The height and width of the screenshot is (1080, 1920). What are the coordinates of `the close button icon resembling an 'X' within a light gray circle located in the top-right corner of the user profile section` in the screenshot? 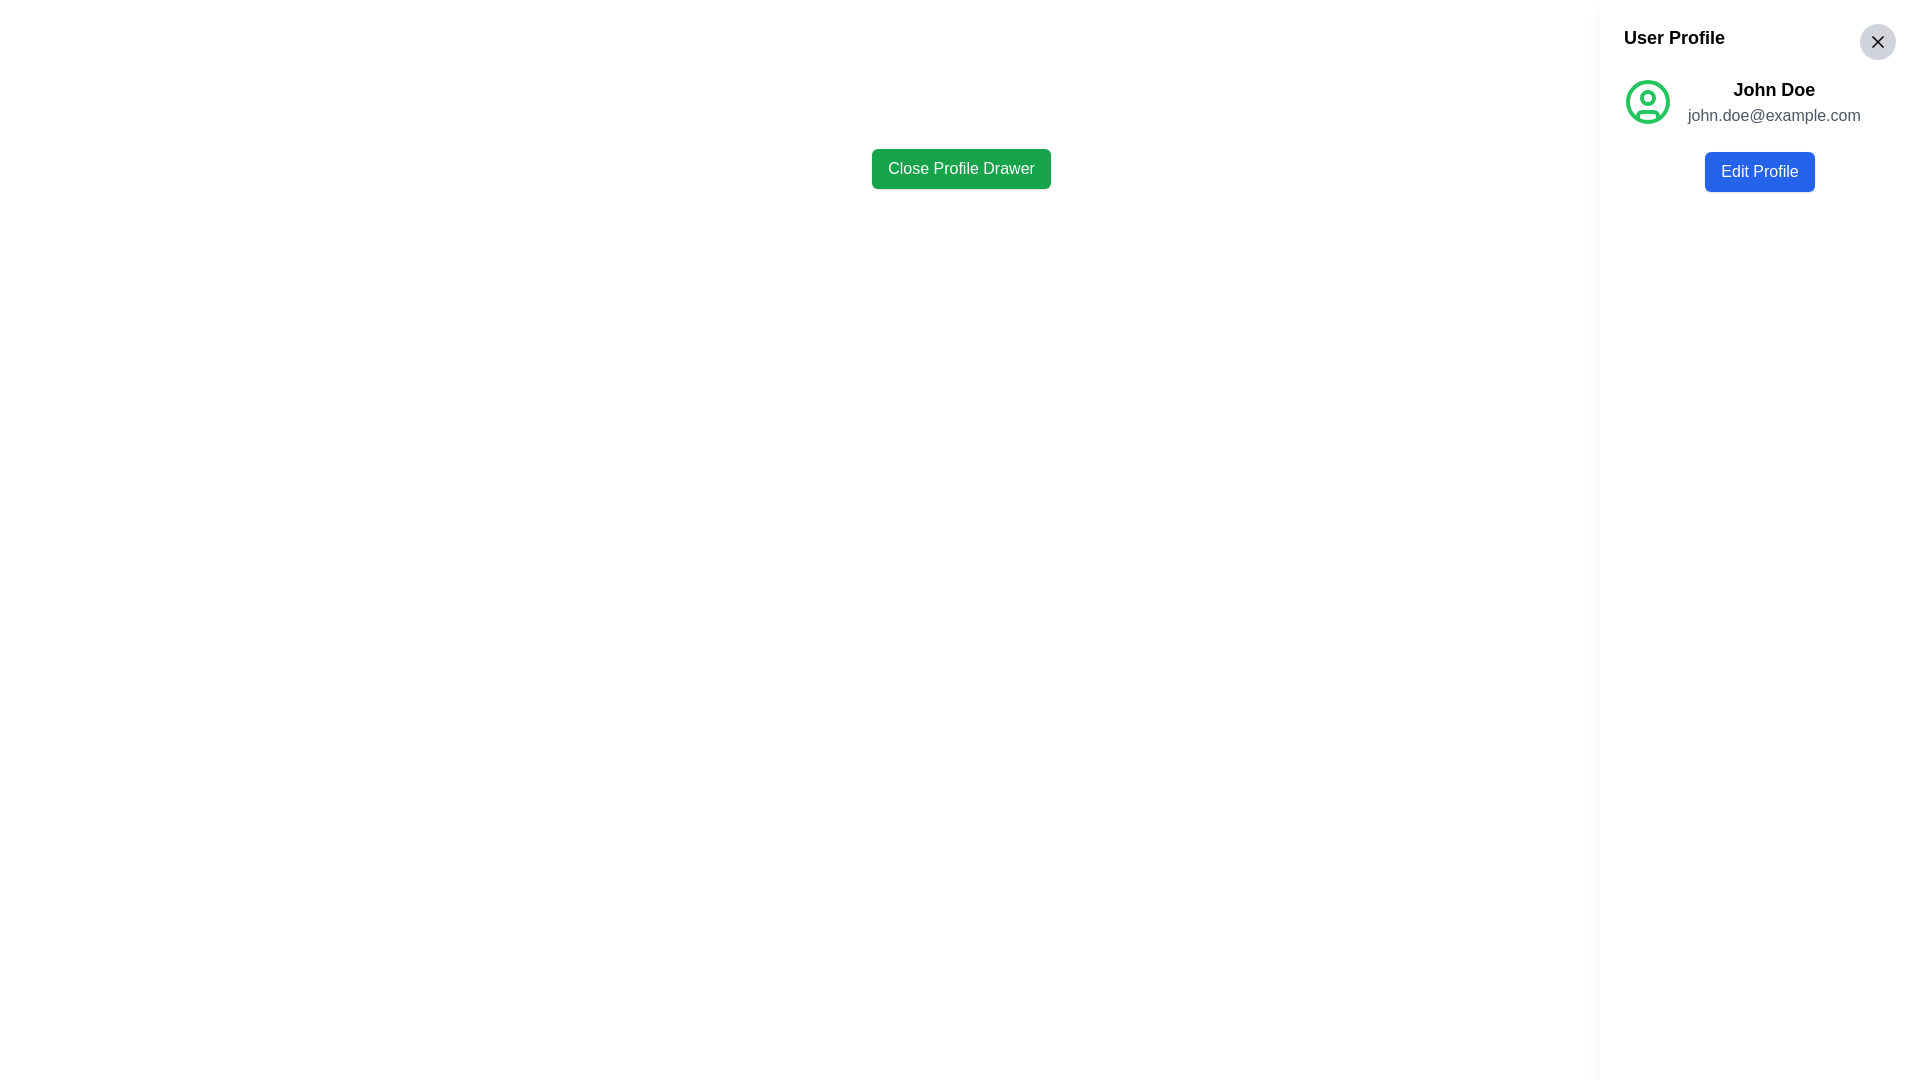 It's located at (1876, 42).